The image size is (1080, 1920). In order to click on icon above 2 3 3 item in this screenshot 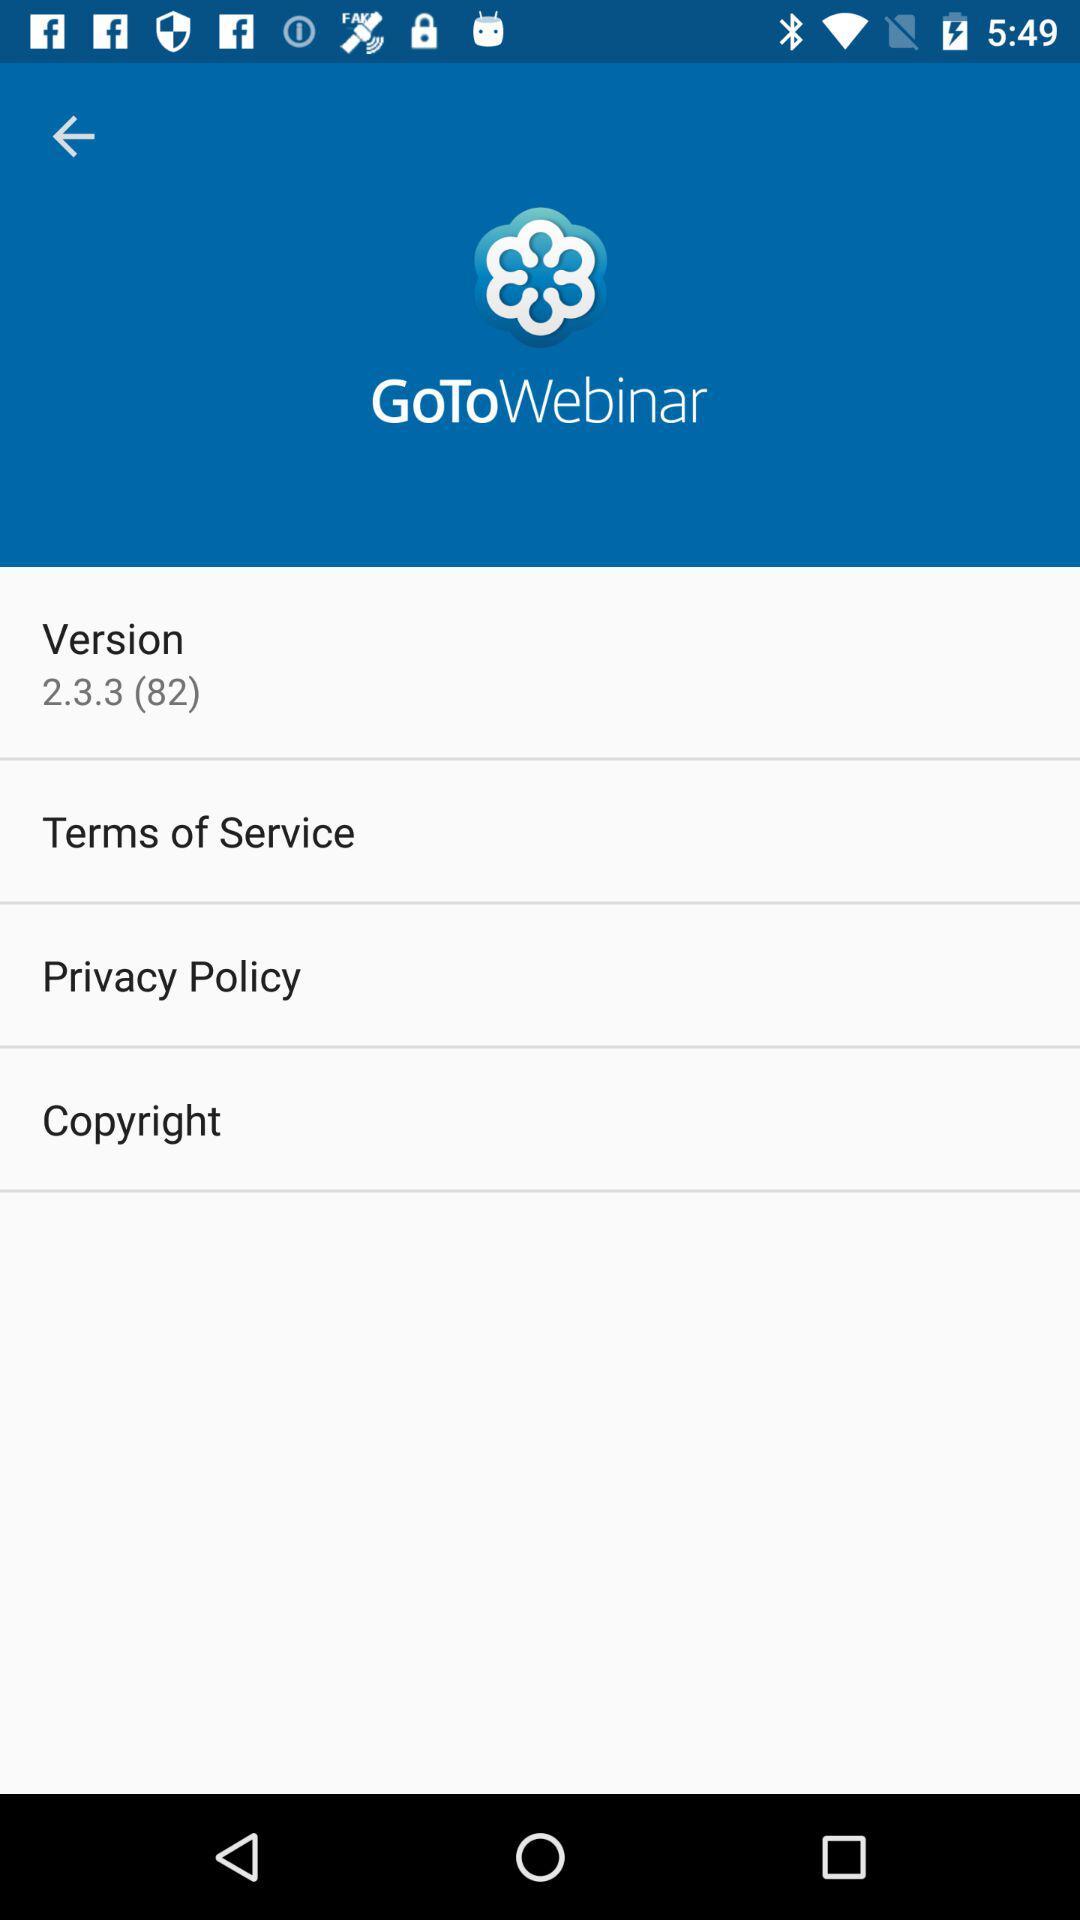, I will do `click(113, 636)`.